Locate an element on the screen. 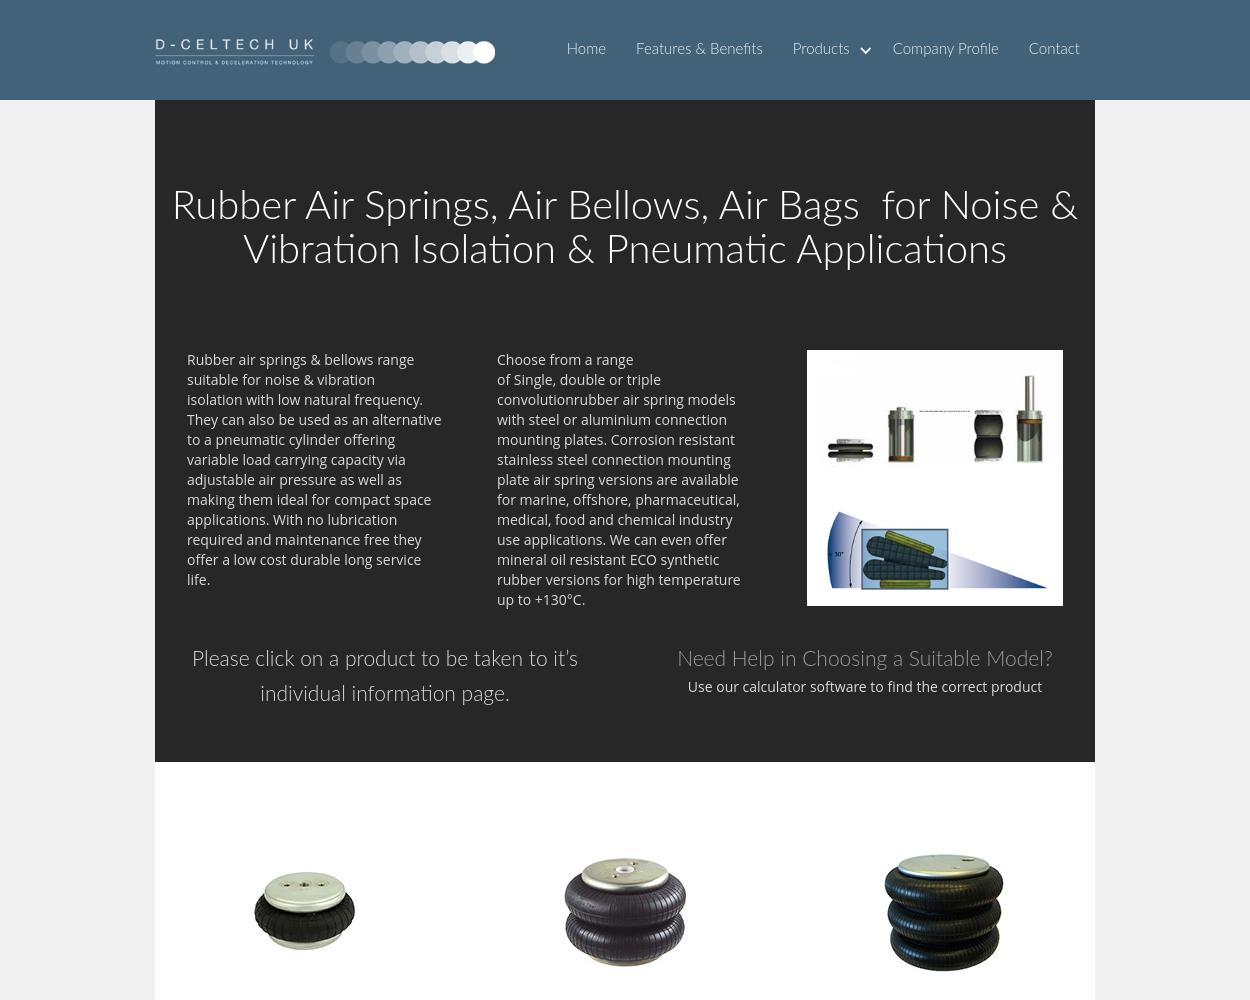 This screenshot has height=1000, width=1250. 'Company Profile' is located at coordinates (944, 49).